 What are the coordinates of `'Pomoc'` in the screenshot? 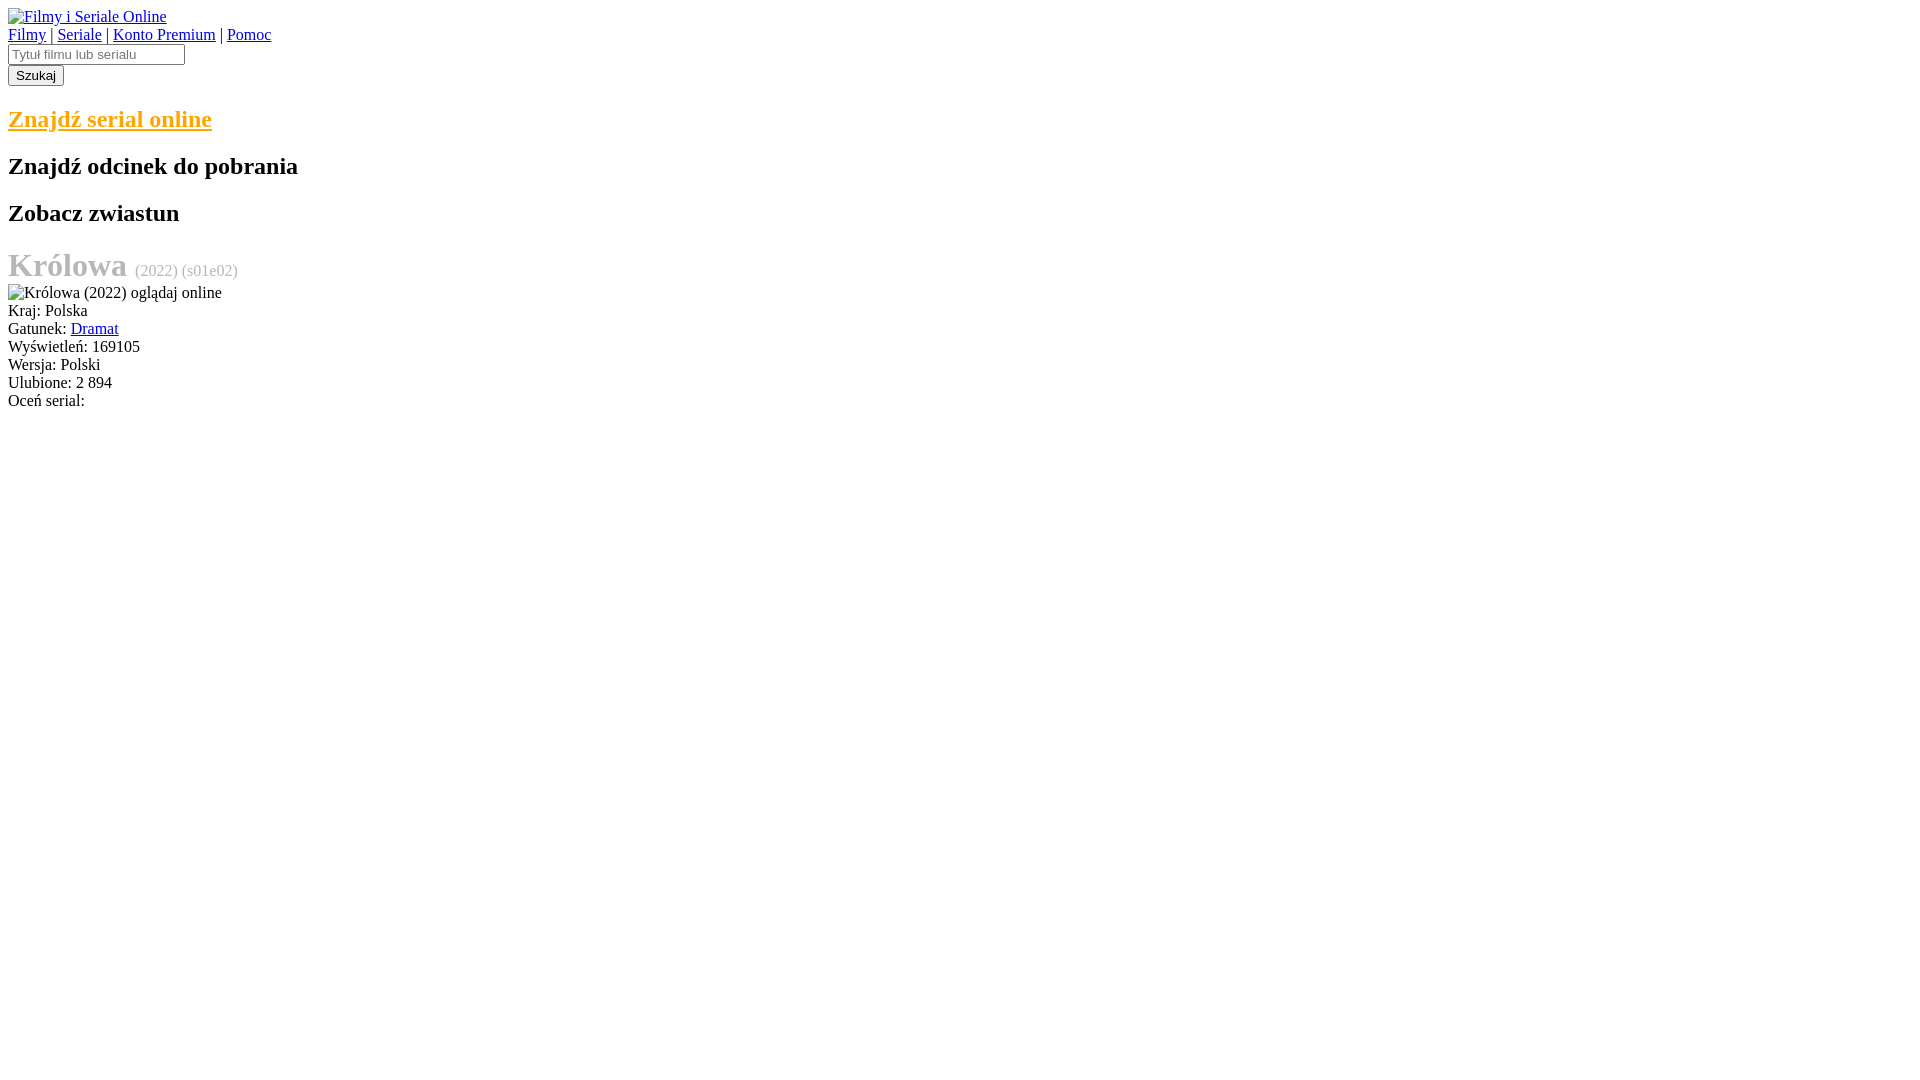 It's located at (248, 34).